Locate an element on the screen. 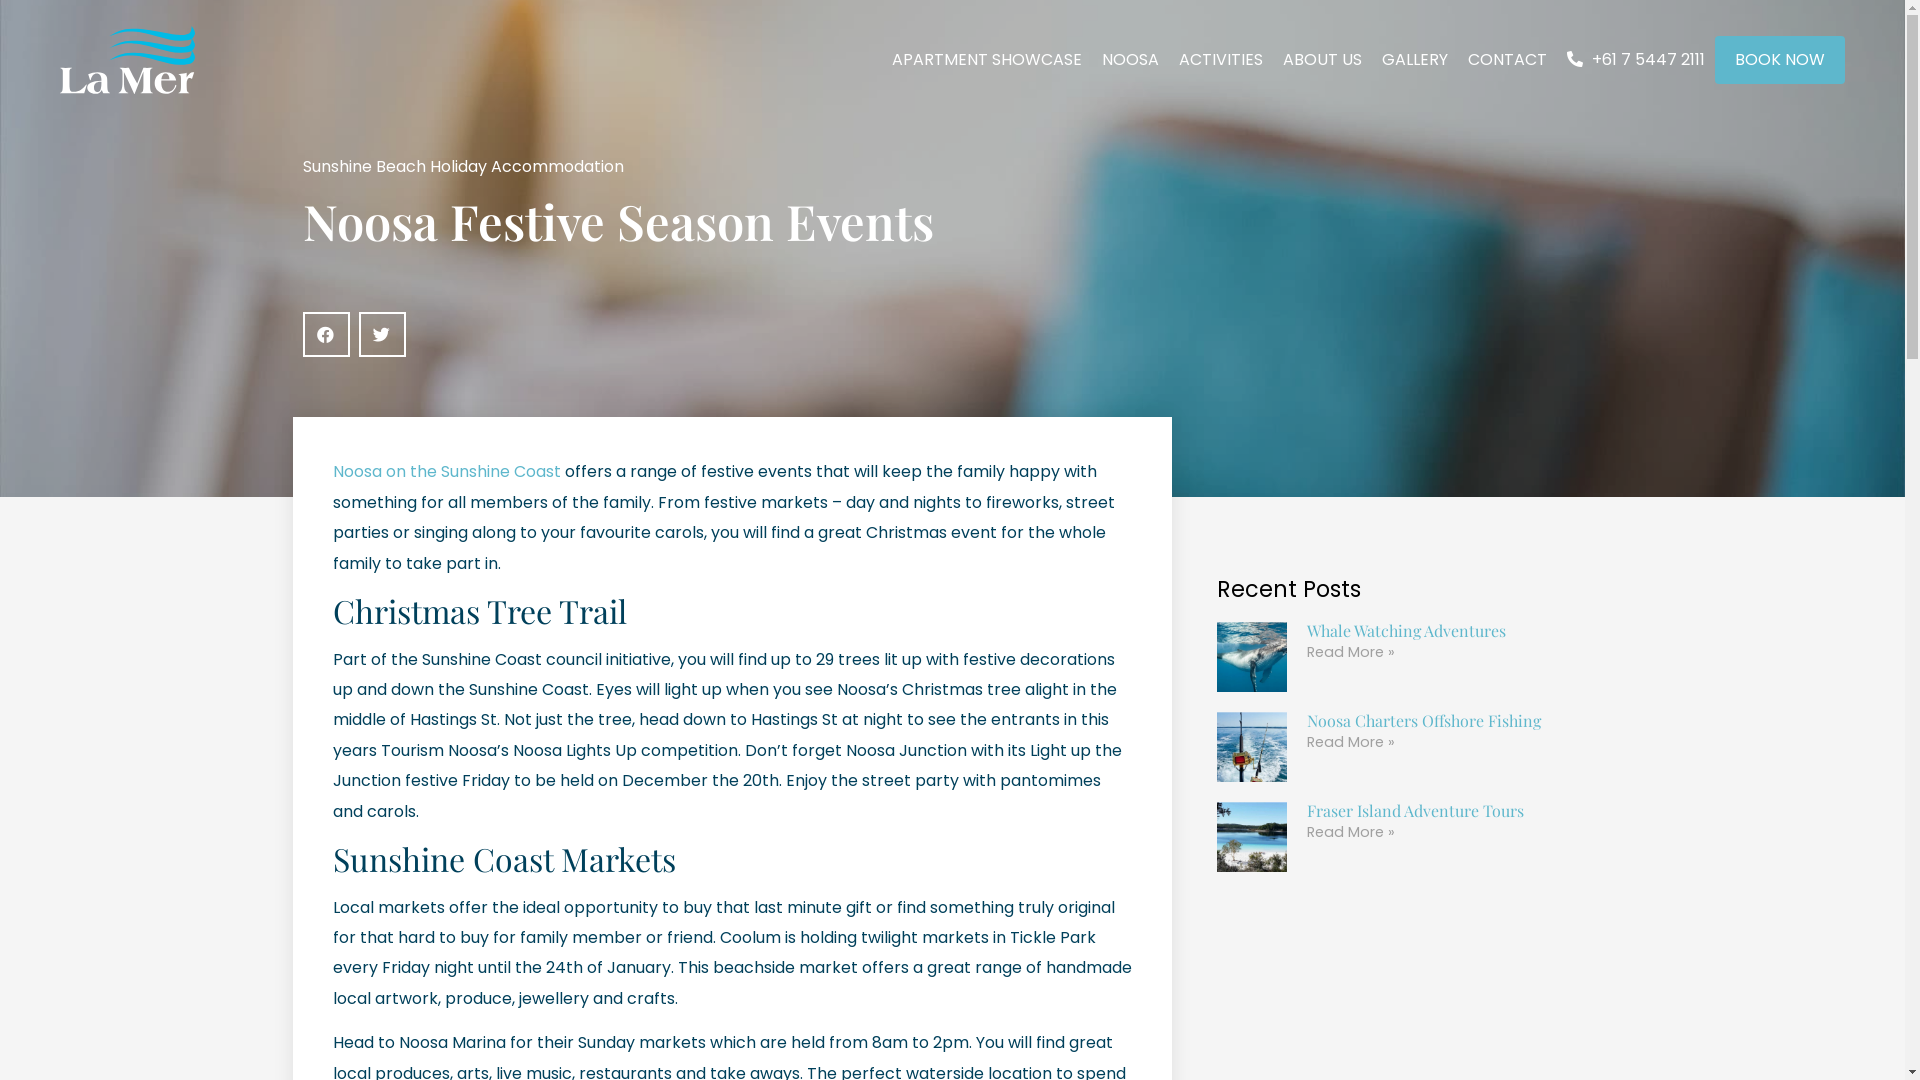  'GALLERY' is located at coordinates (1414, 59).